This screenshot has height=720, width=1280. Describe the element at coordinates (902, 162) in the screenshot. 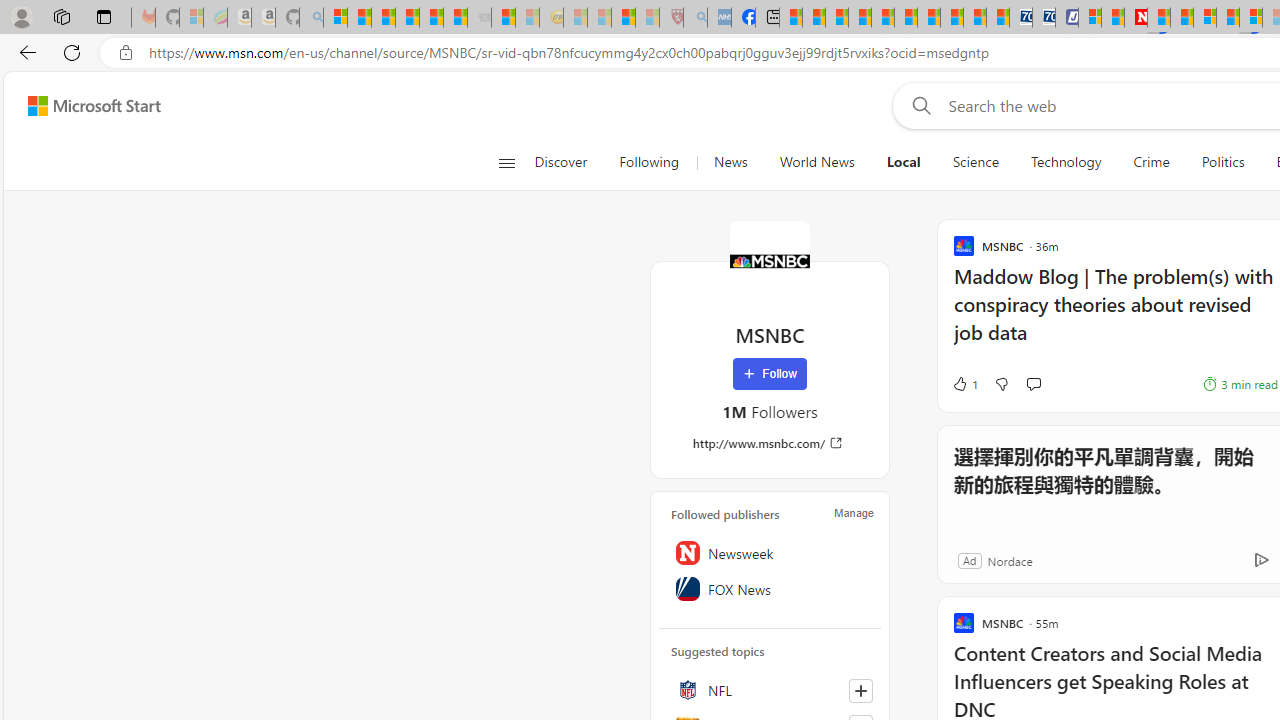

I see `'Local'` at that location.